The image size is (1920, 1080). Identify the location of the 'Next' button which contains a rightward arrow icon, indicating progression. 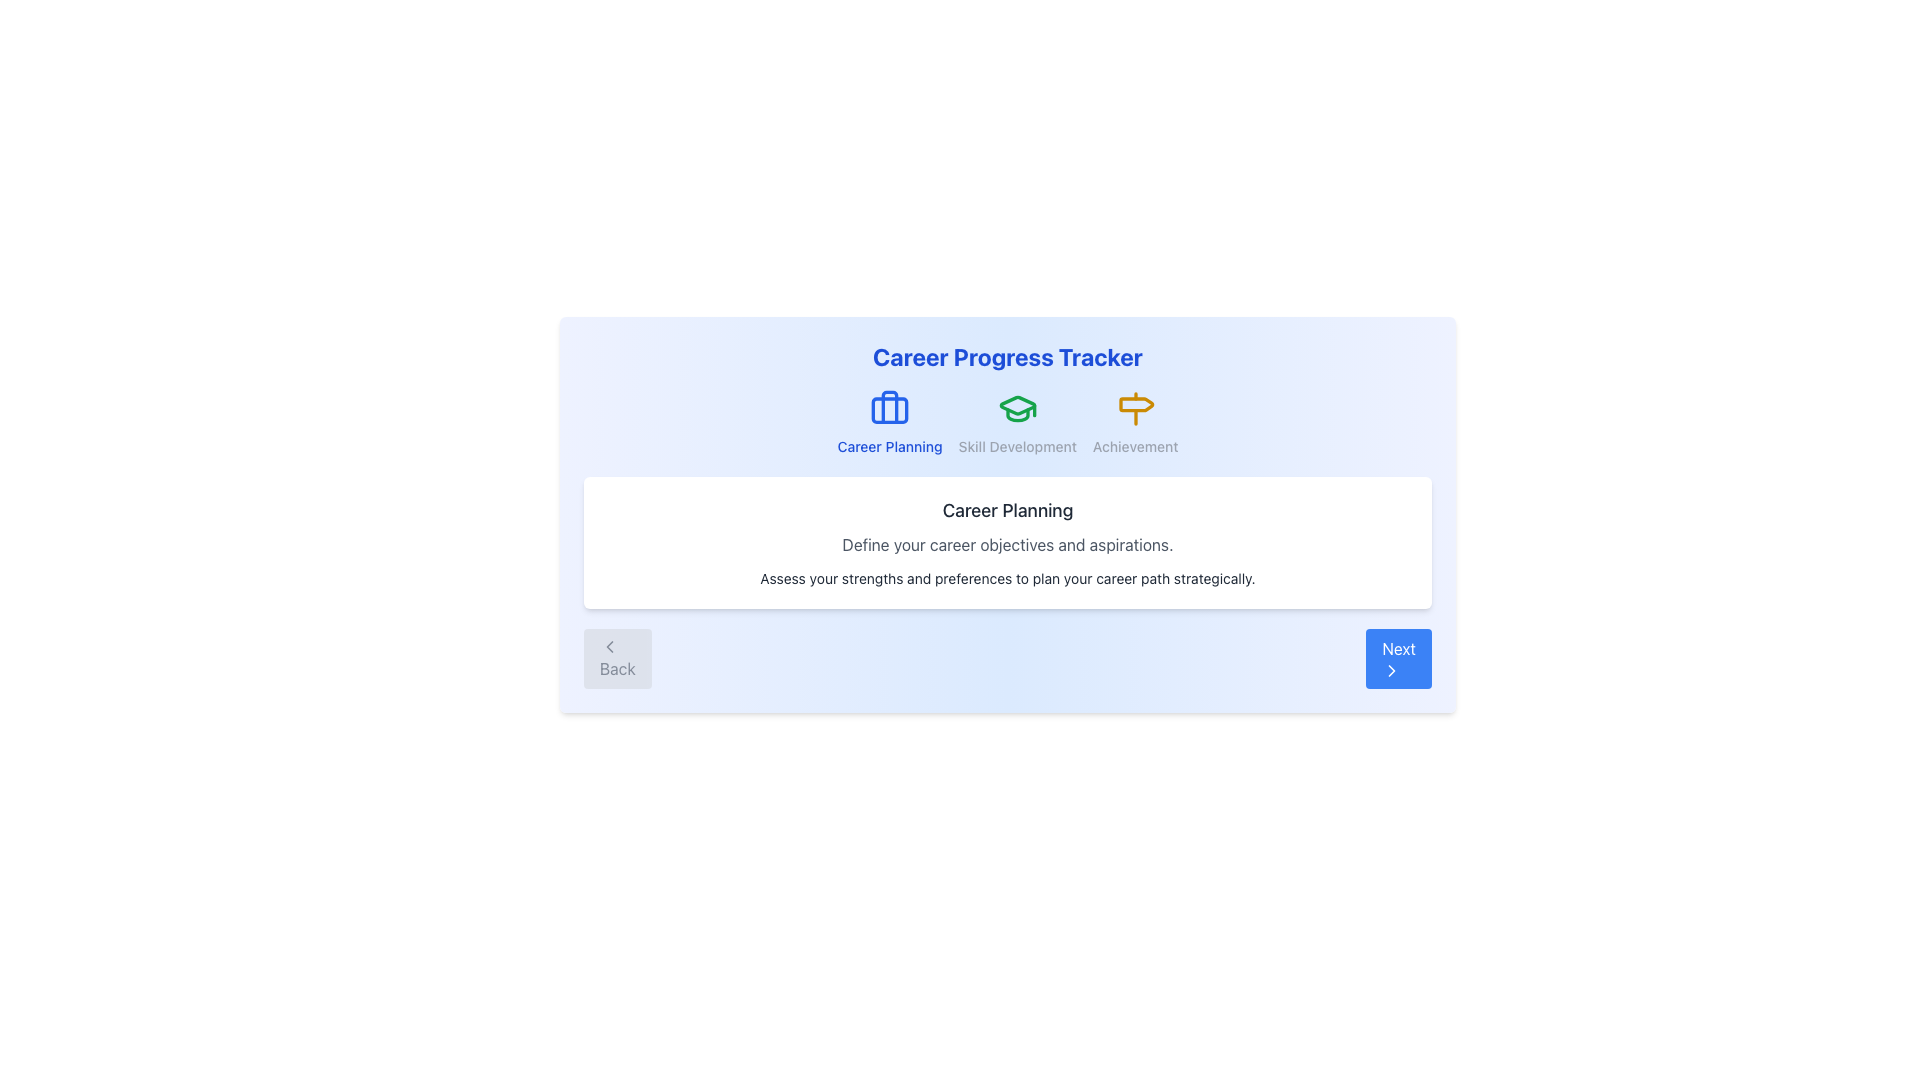
(1391, 671).